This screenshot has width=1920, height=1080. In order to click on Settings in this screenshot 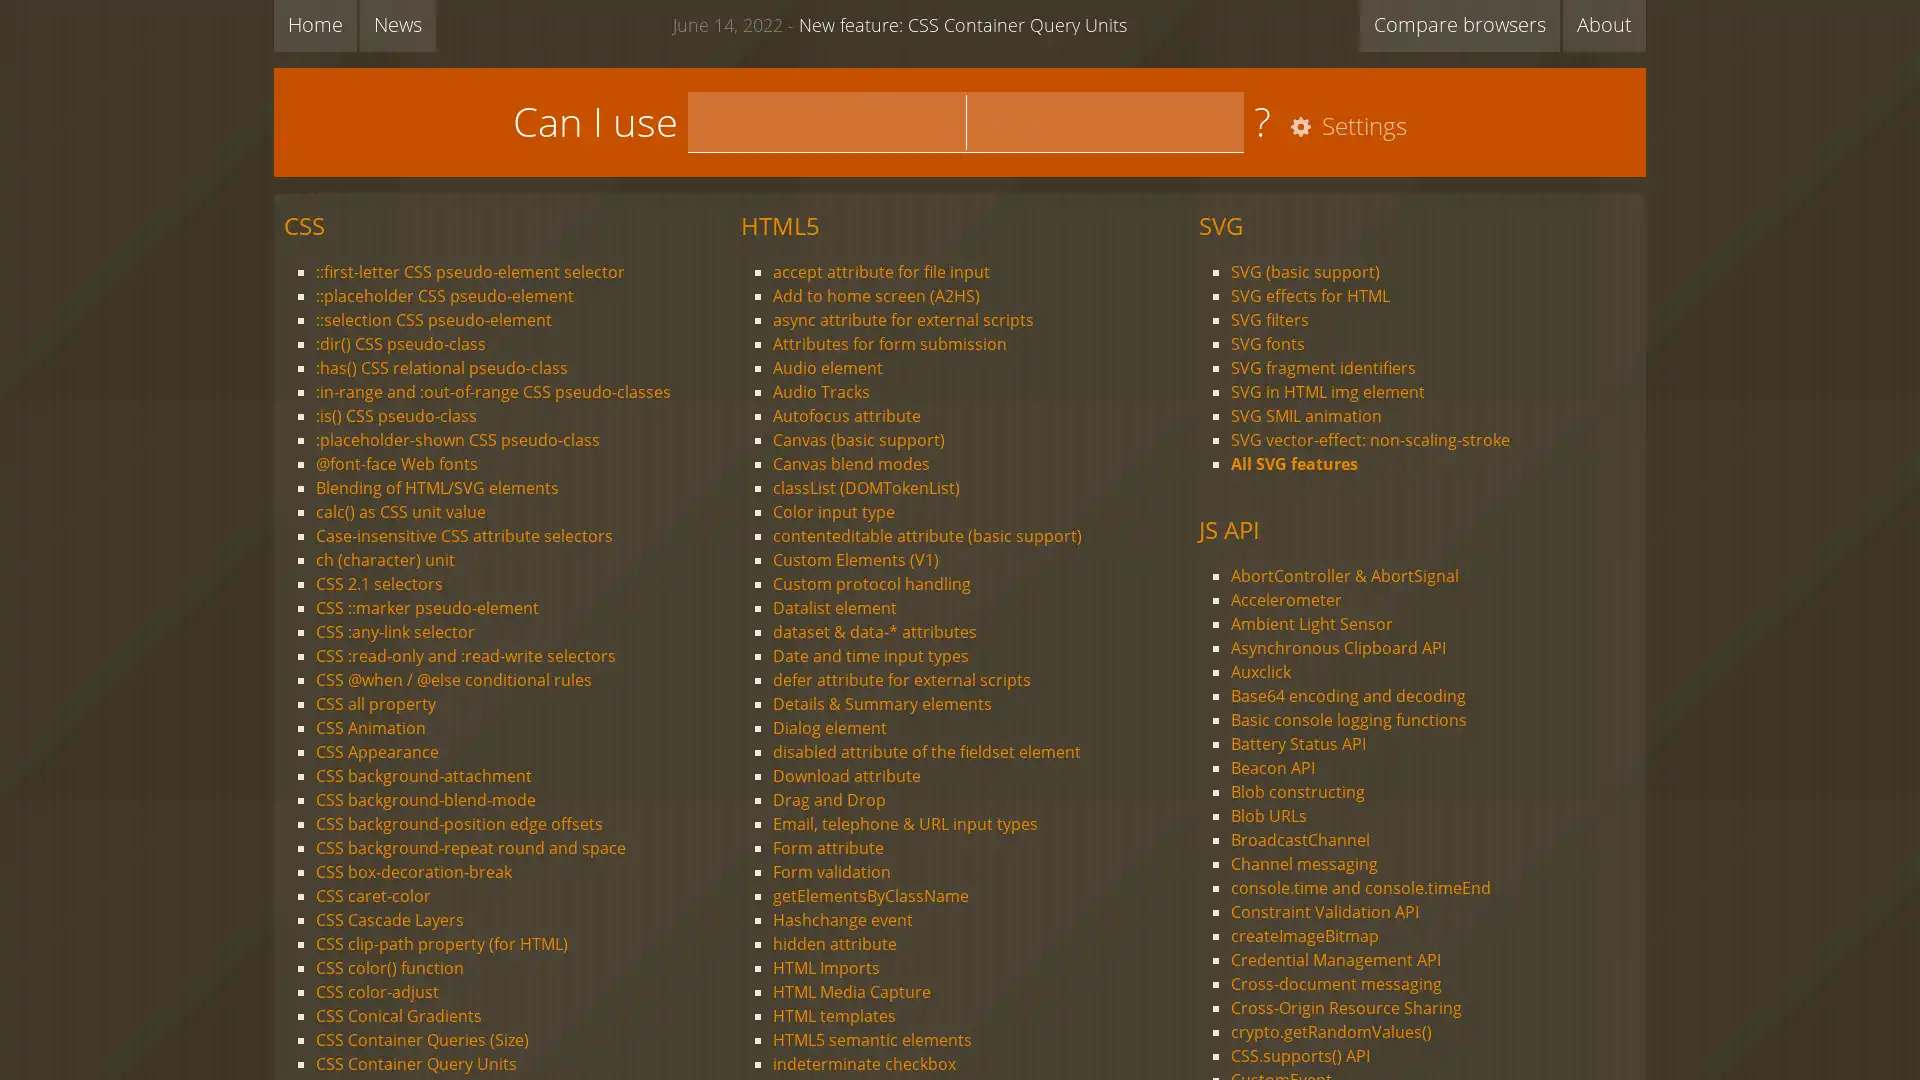, I will do `click(1344, 127)`.